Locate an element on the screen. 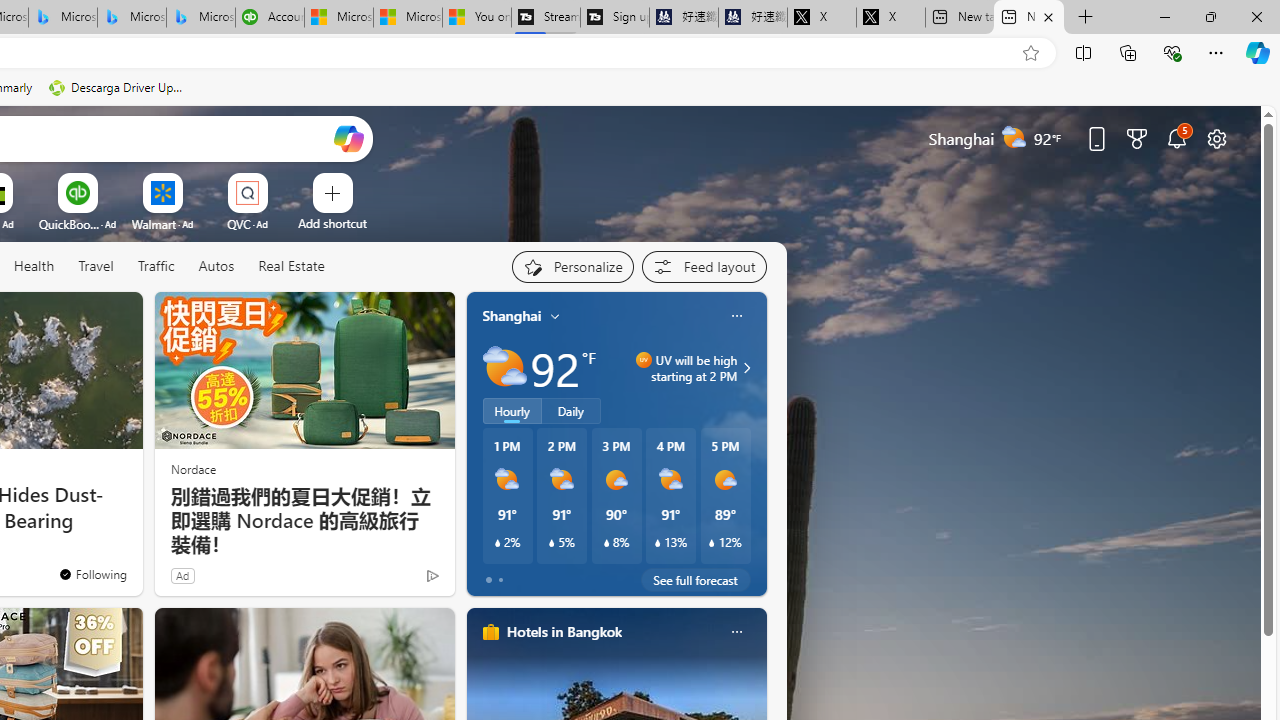  'Add a site' is located at coordinates (332, 223).